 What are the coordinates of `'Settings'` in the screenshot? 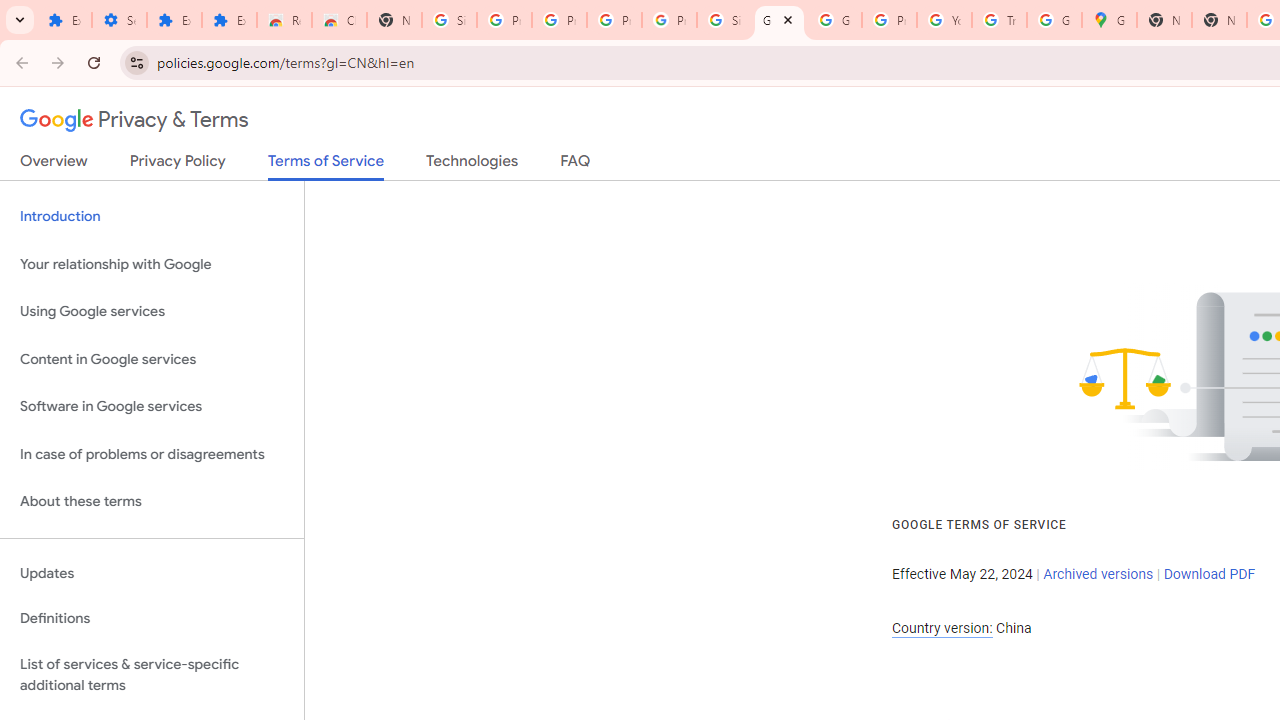 It's located at (118, 20).